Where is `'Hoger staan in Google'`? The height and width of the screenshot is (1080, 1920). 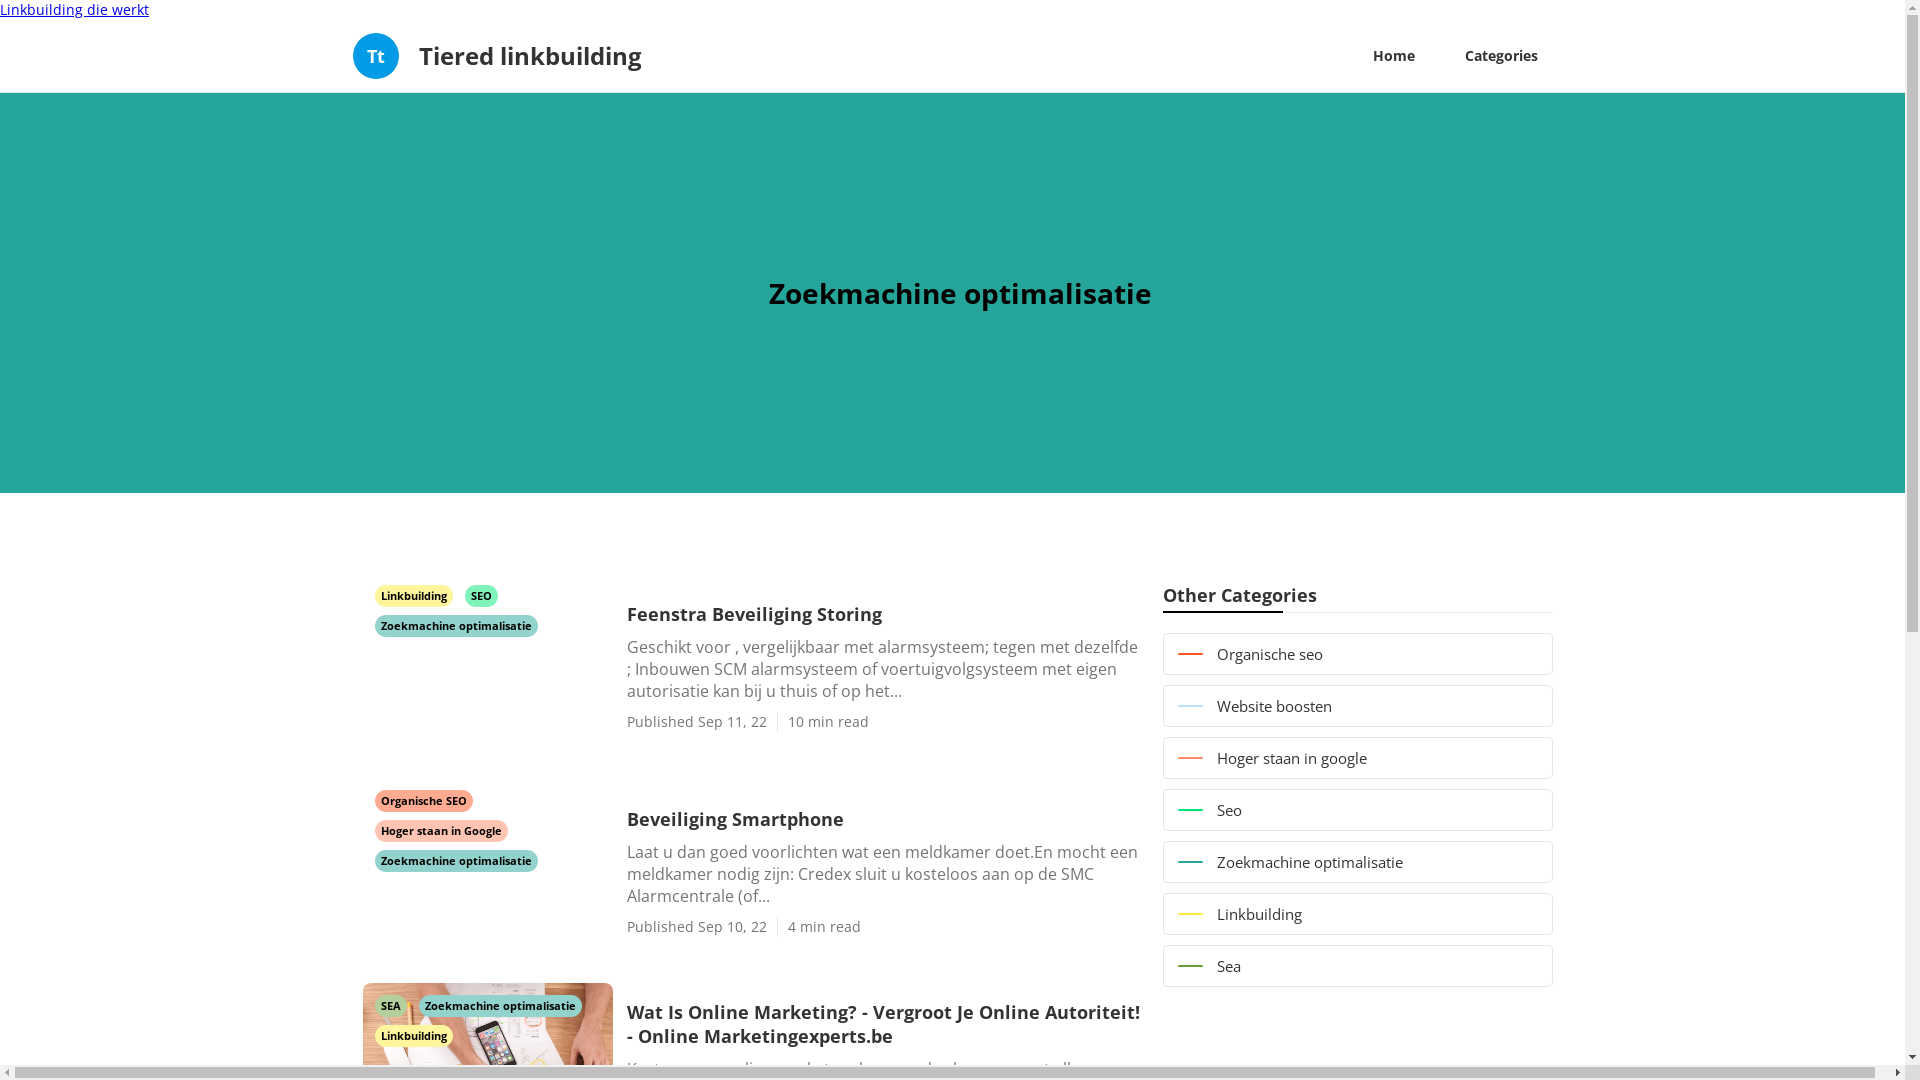 'Hoger staan in Google' is located at coordinates (439, 829).